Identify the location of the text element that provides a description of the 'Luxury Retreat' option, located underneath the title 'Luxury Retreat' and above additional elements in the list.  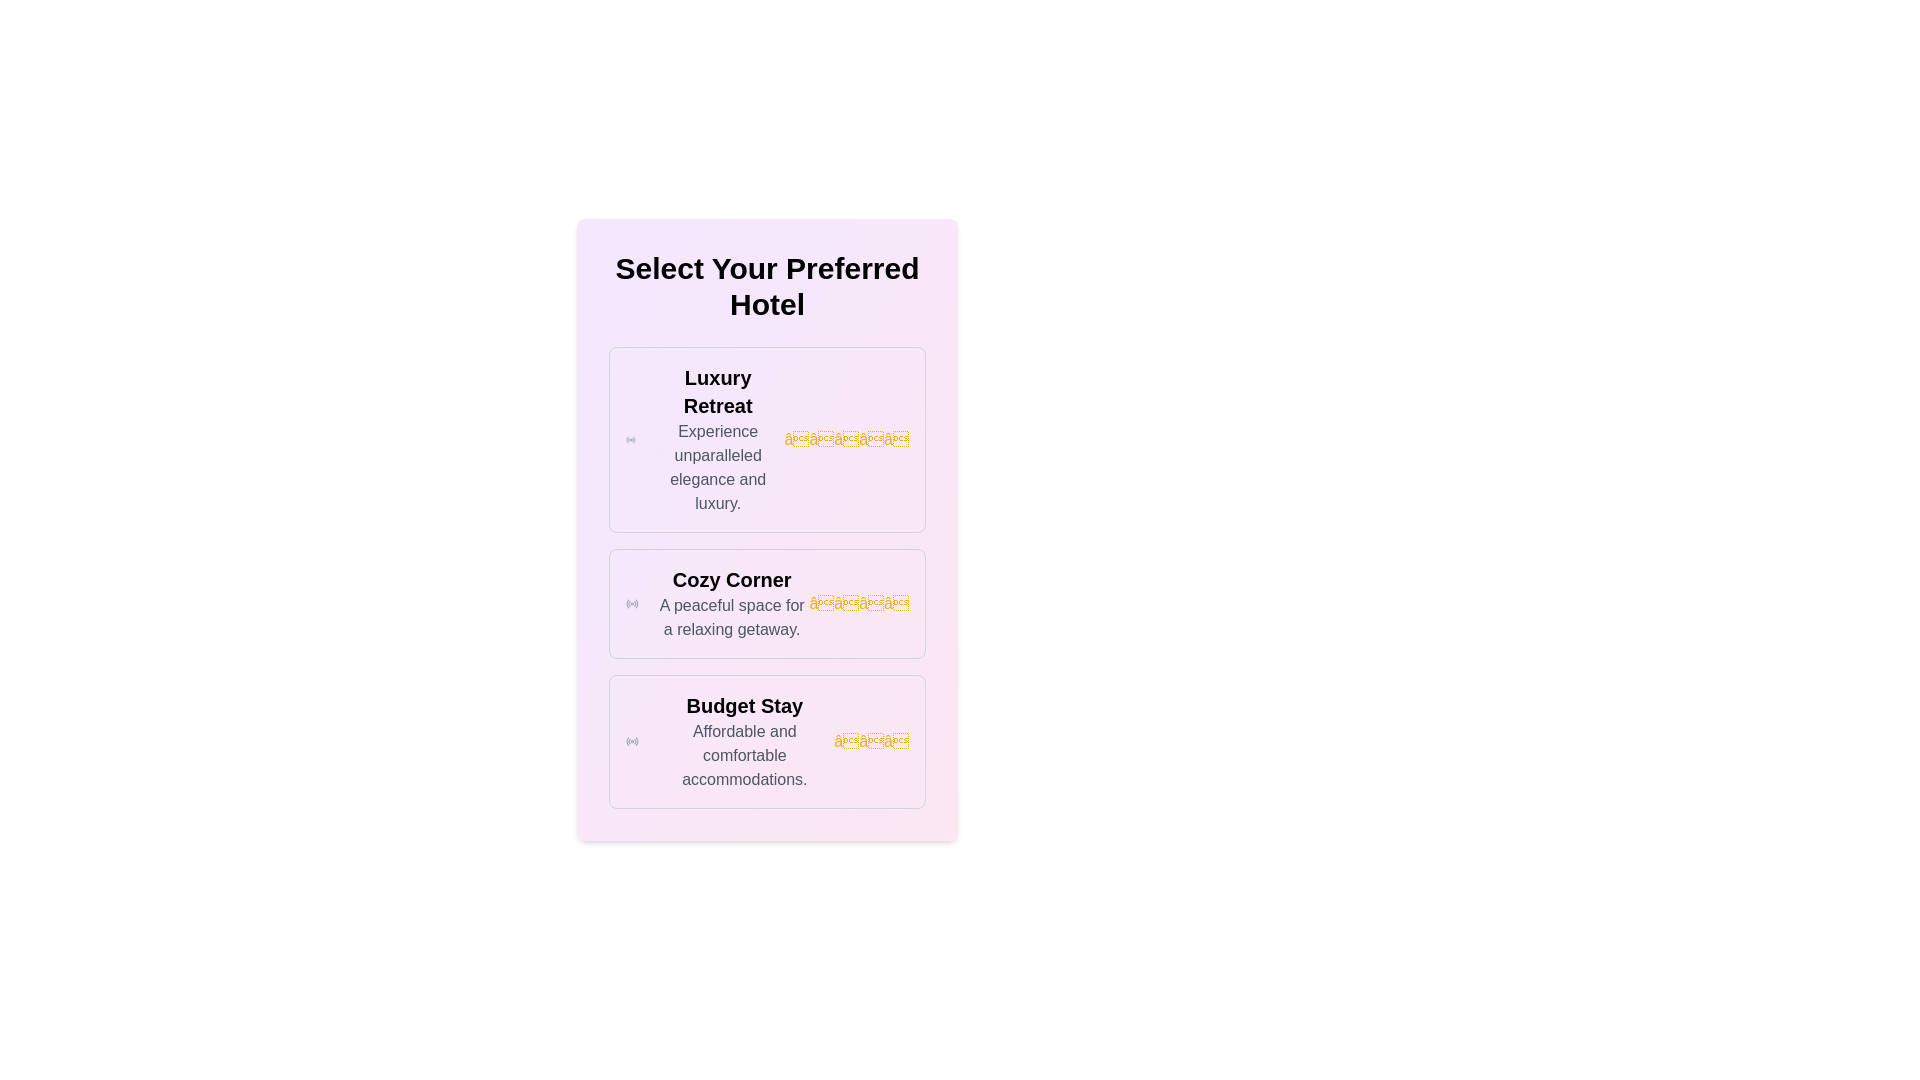
(718, 467).